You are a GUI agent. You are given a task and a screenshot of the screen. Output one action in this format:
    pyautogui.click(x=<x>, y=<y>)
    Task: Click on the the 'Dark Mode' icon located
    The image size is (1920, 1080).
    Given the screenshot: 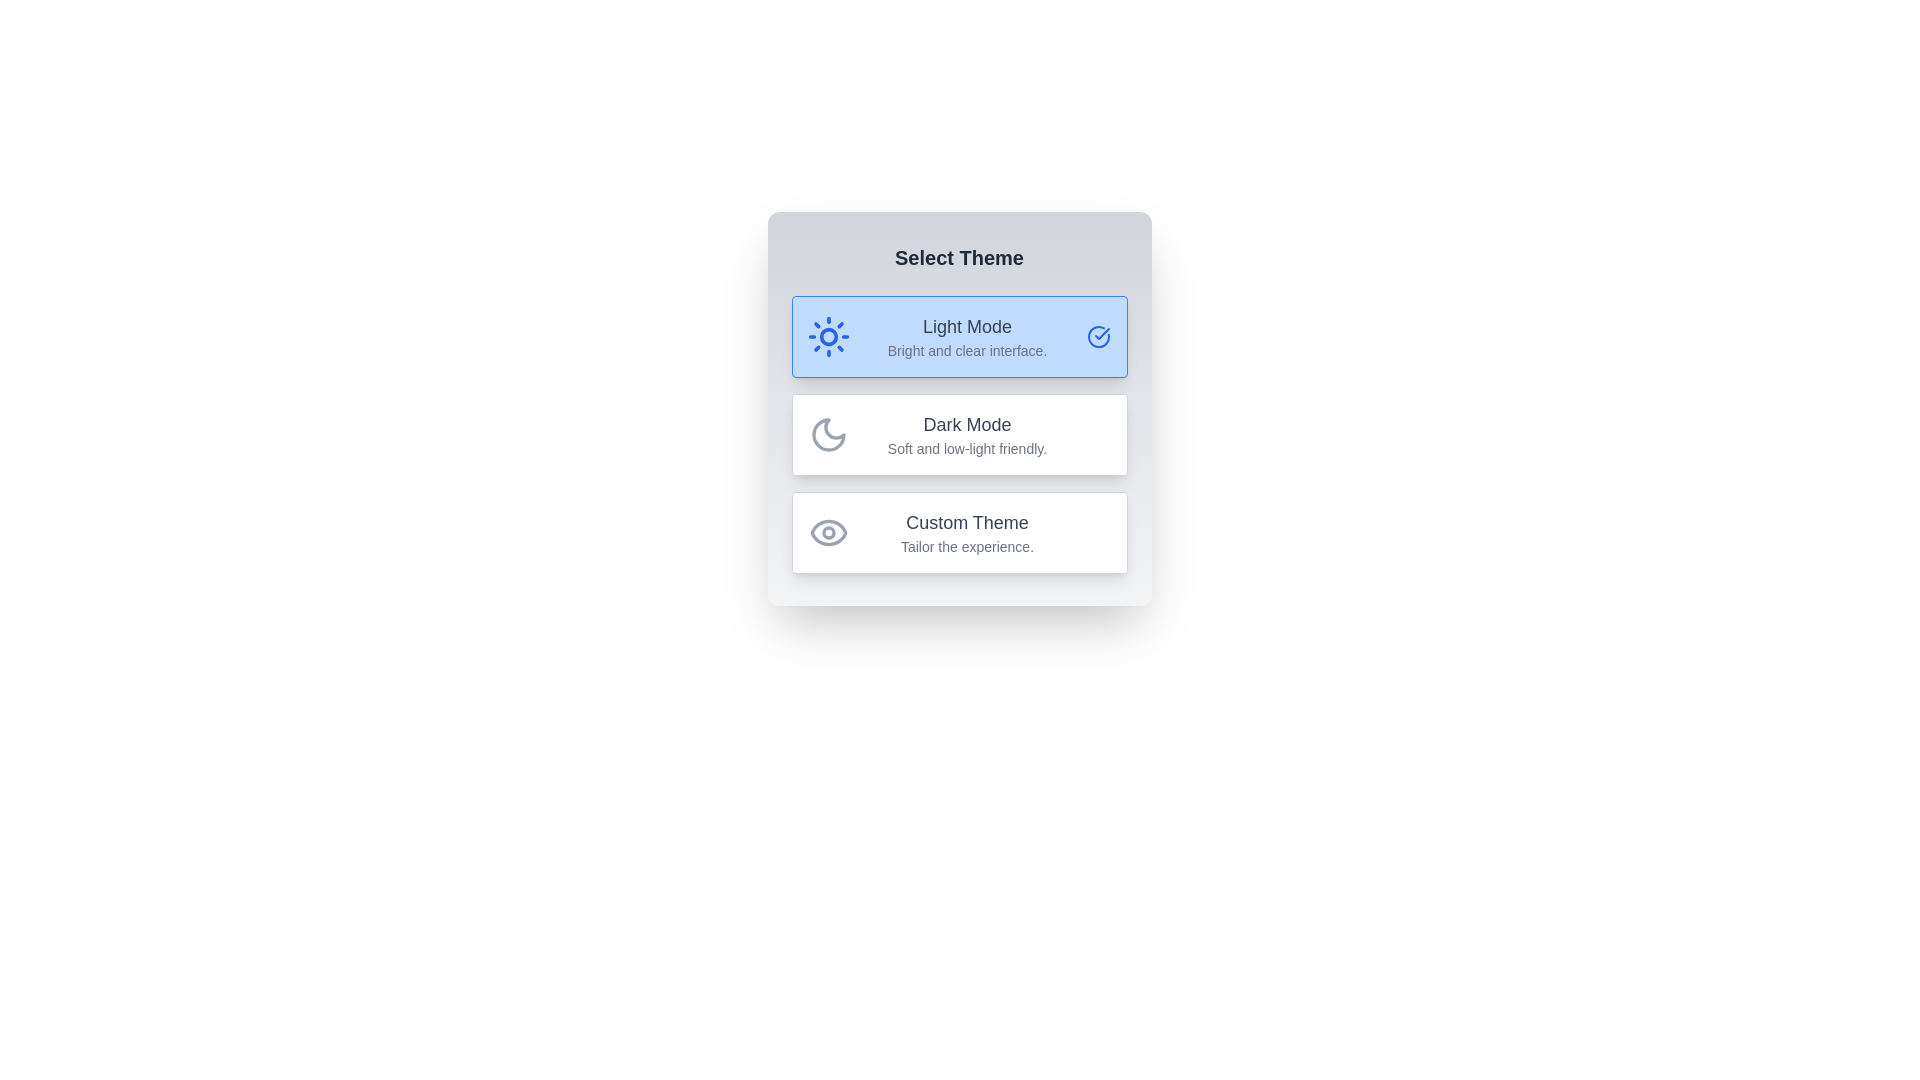 What is the action you would take?
    pyautogui.click(x=828, y=434)
    